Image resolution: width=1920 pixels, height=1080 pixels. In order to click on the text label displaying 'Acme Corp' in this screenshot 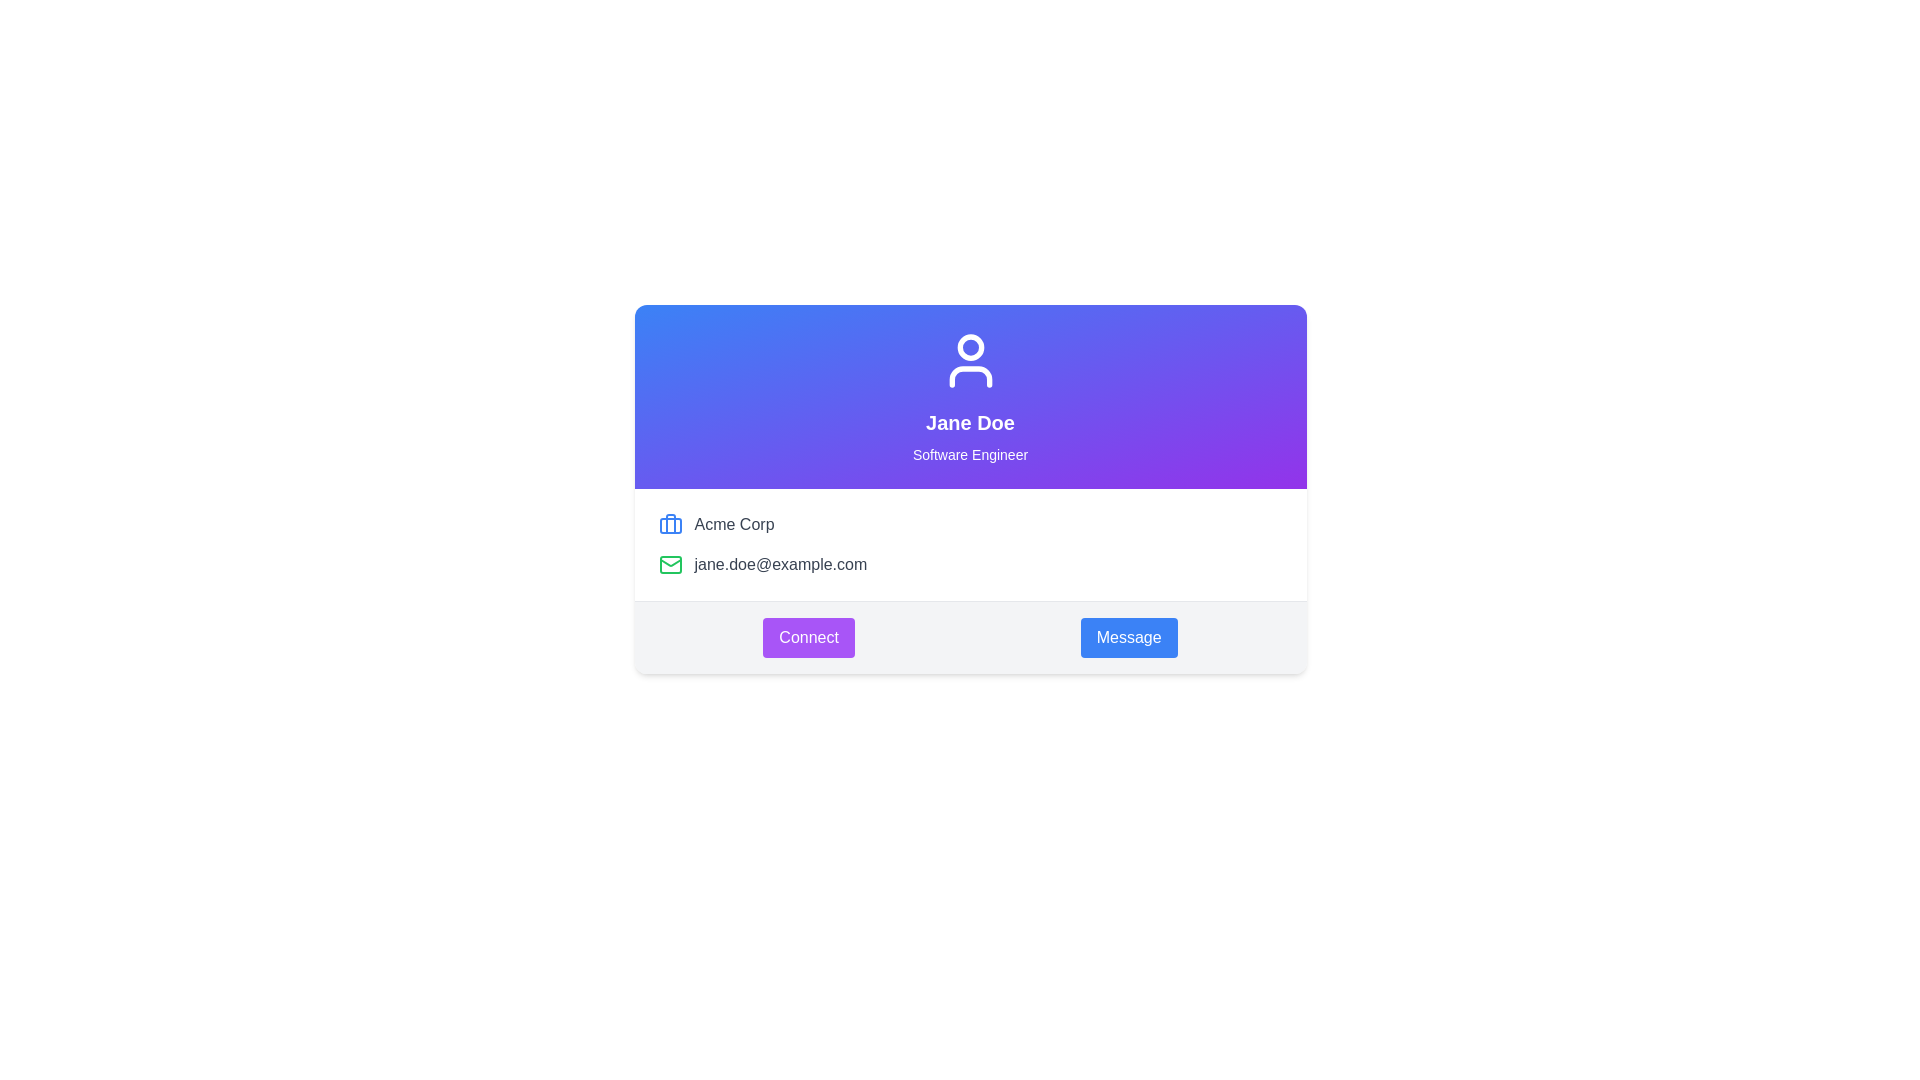, I will do `click(733, 523)`.